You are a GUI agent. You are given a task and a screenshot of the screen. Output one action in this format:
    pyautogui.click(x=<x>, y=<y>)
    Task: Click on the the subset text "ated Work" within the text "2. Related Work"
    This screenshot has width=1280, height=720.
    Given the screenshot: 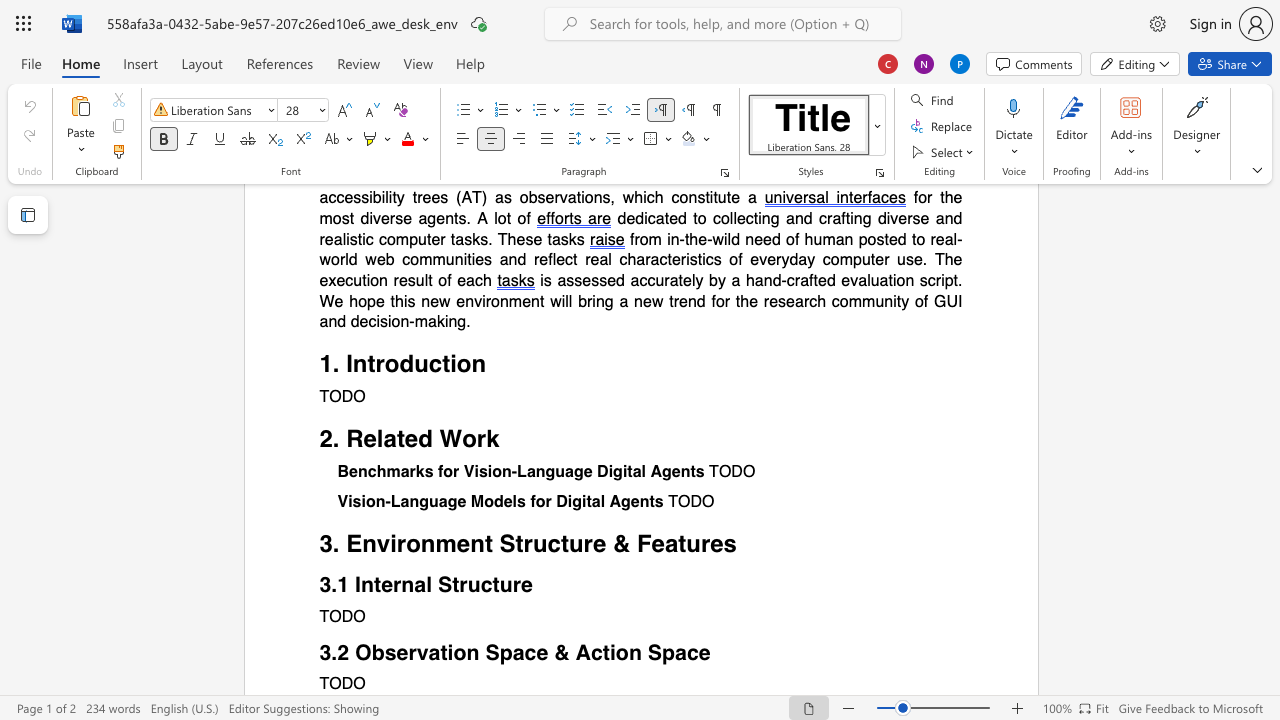 What is the action you would take?
    pyautogui.click(x=383, y=438)
    